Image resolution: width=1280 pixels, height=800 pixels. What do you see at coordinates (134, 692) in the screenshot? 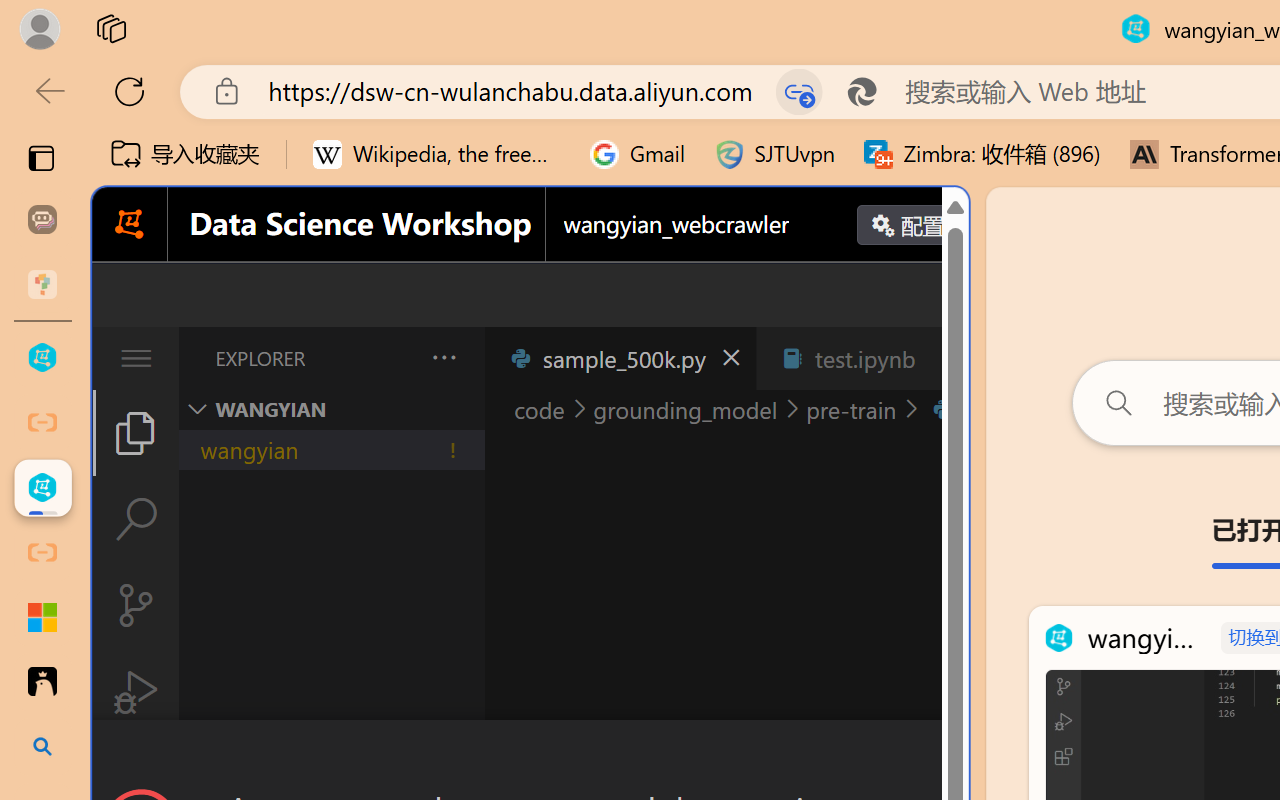
I see `'Run and Debug (Ctrl+Shift+D)'` at bounding box center [134, 692].